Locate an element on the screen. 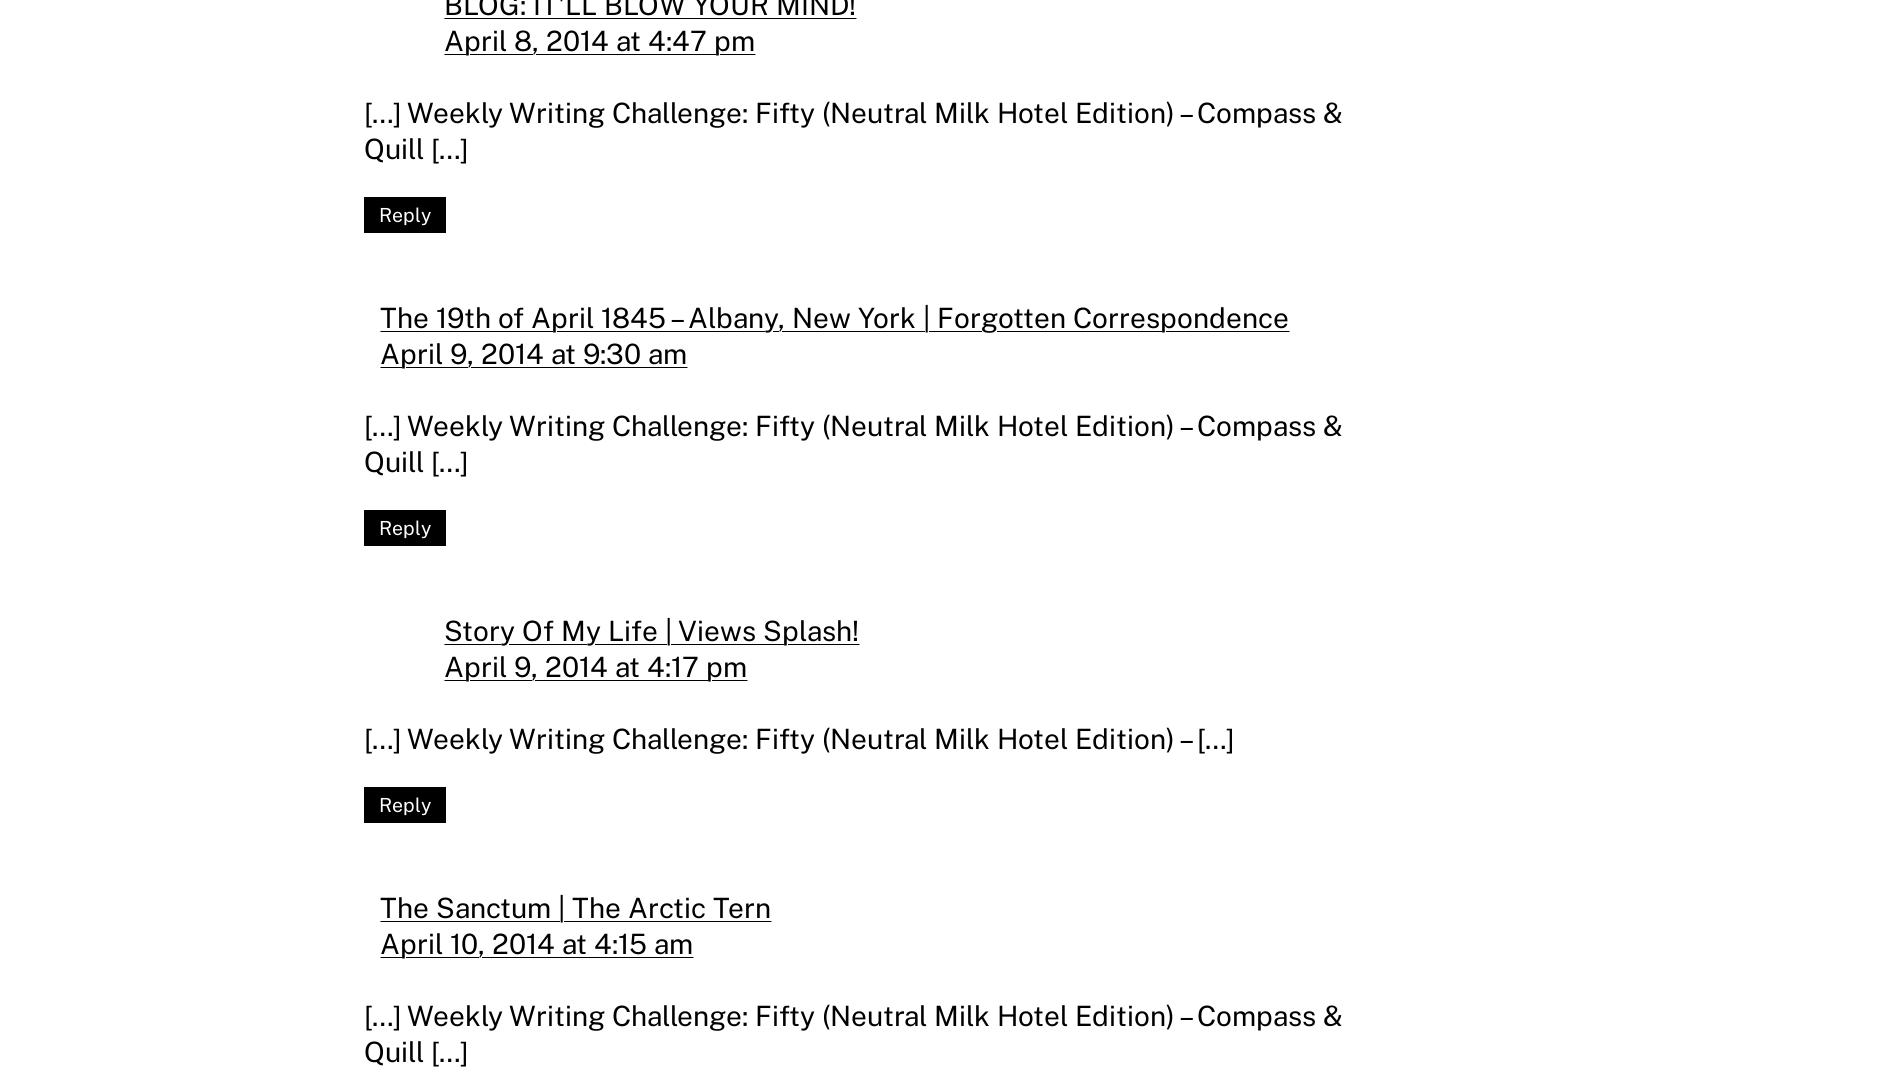 The width and height of the screenshot is (1900, 1074). 'April 9, 2014 at 9:30 am' is located at coordinates (379, 351).